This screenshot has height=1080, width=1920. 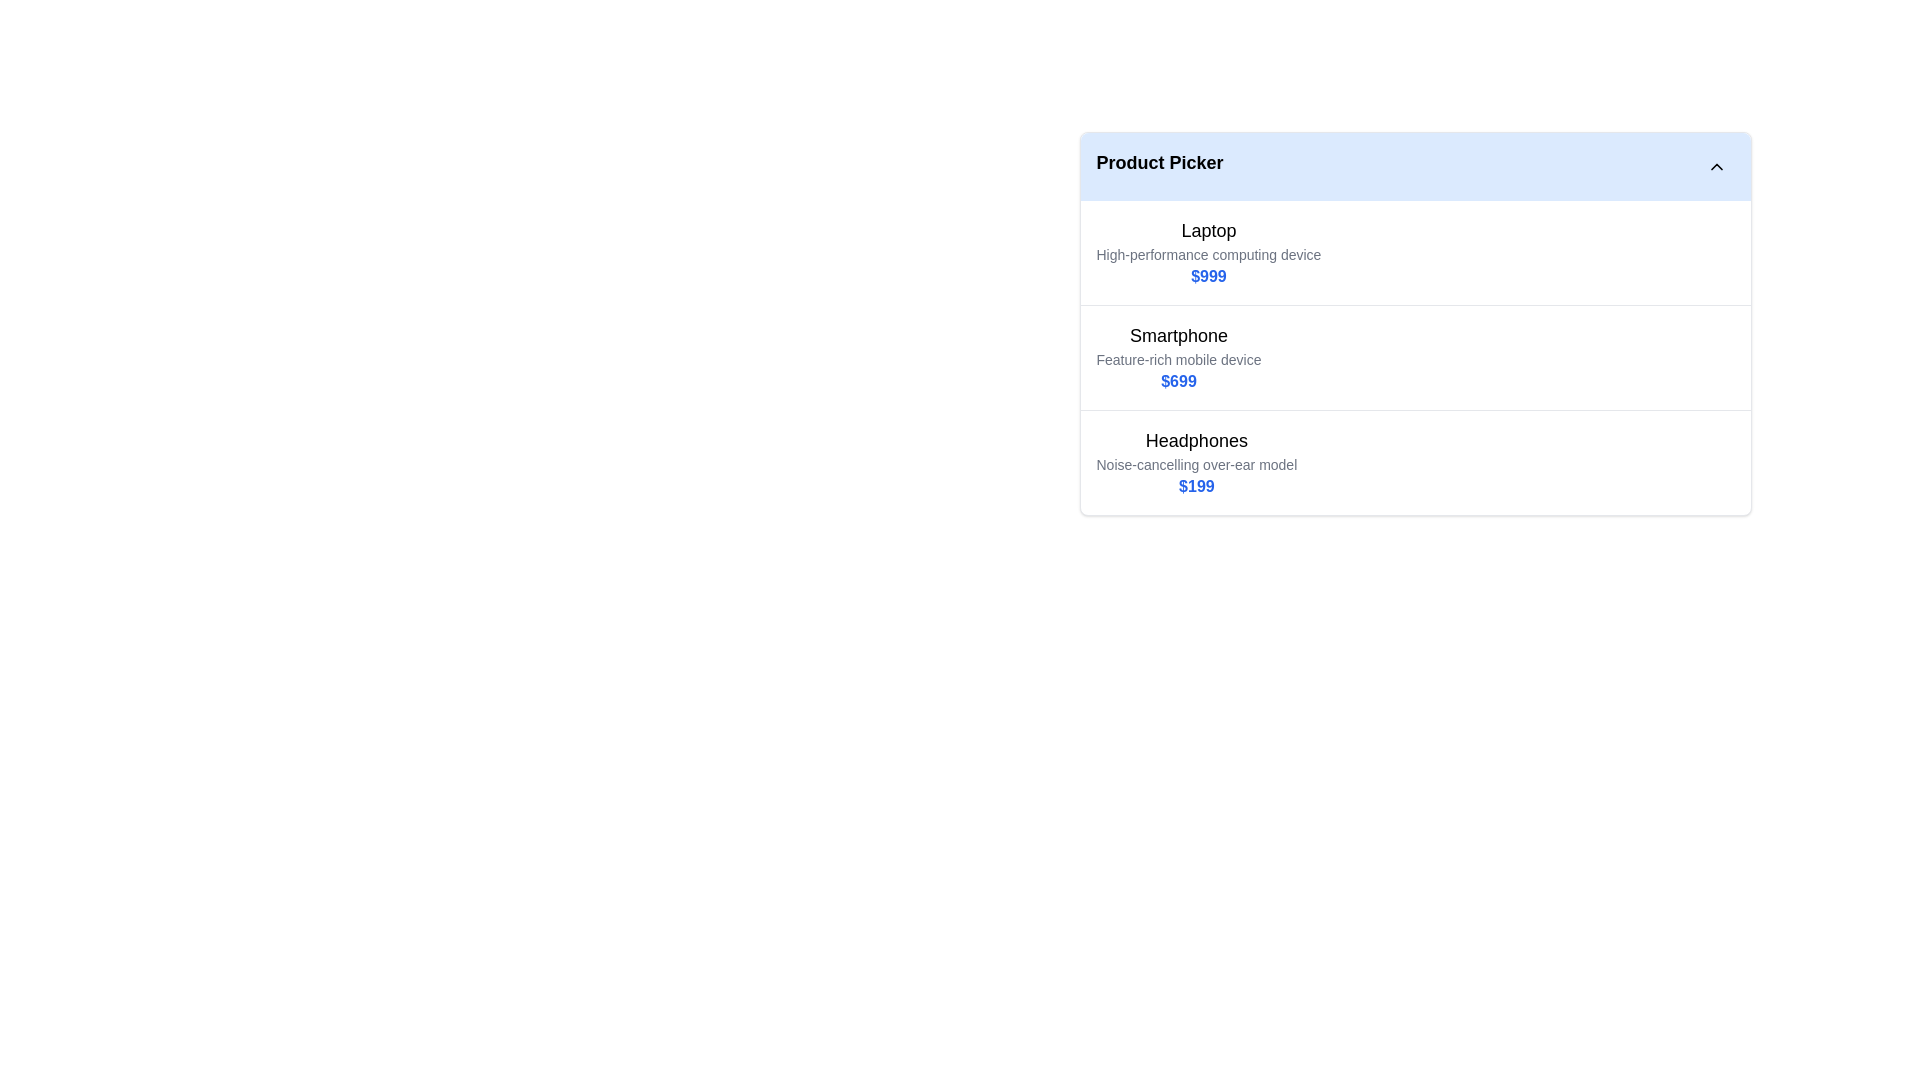 What do you see at coordinates (1208, 253) in the screenshot?
I see `the static text providing additional descriptive information about the 'Laptop' product, located below the title 'Laptop' and above the price '$999'` at bounding box center [1208, 253].